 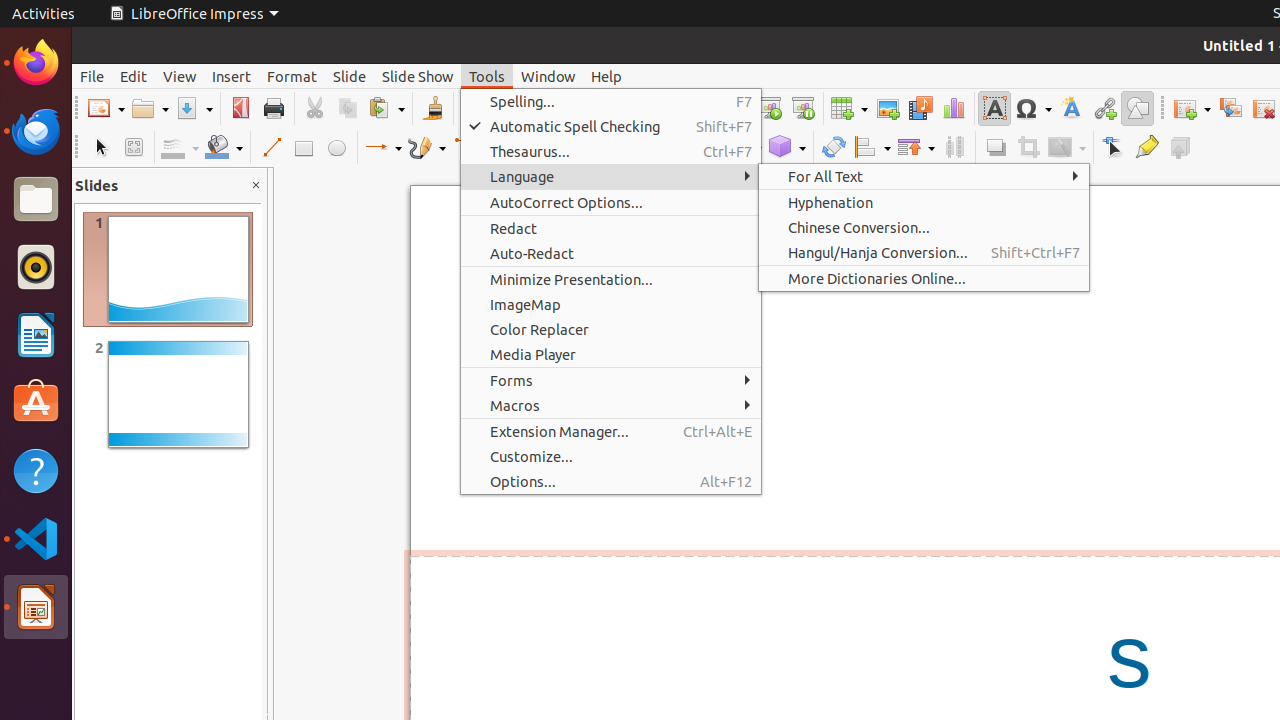 I want to click on 'Format', so click(x=290, y=75).